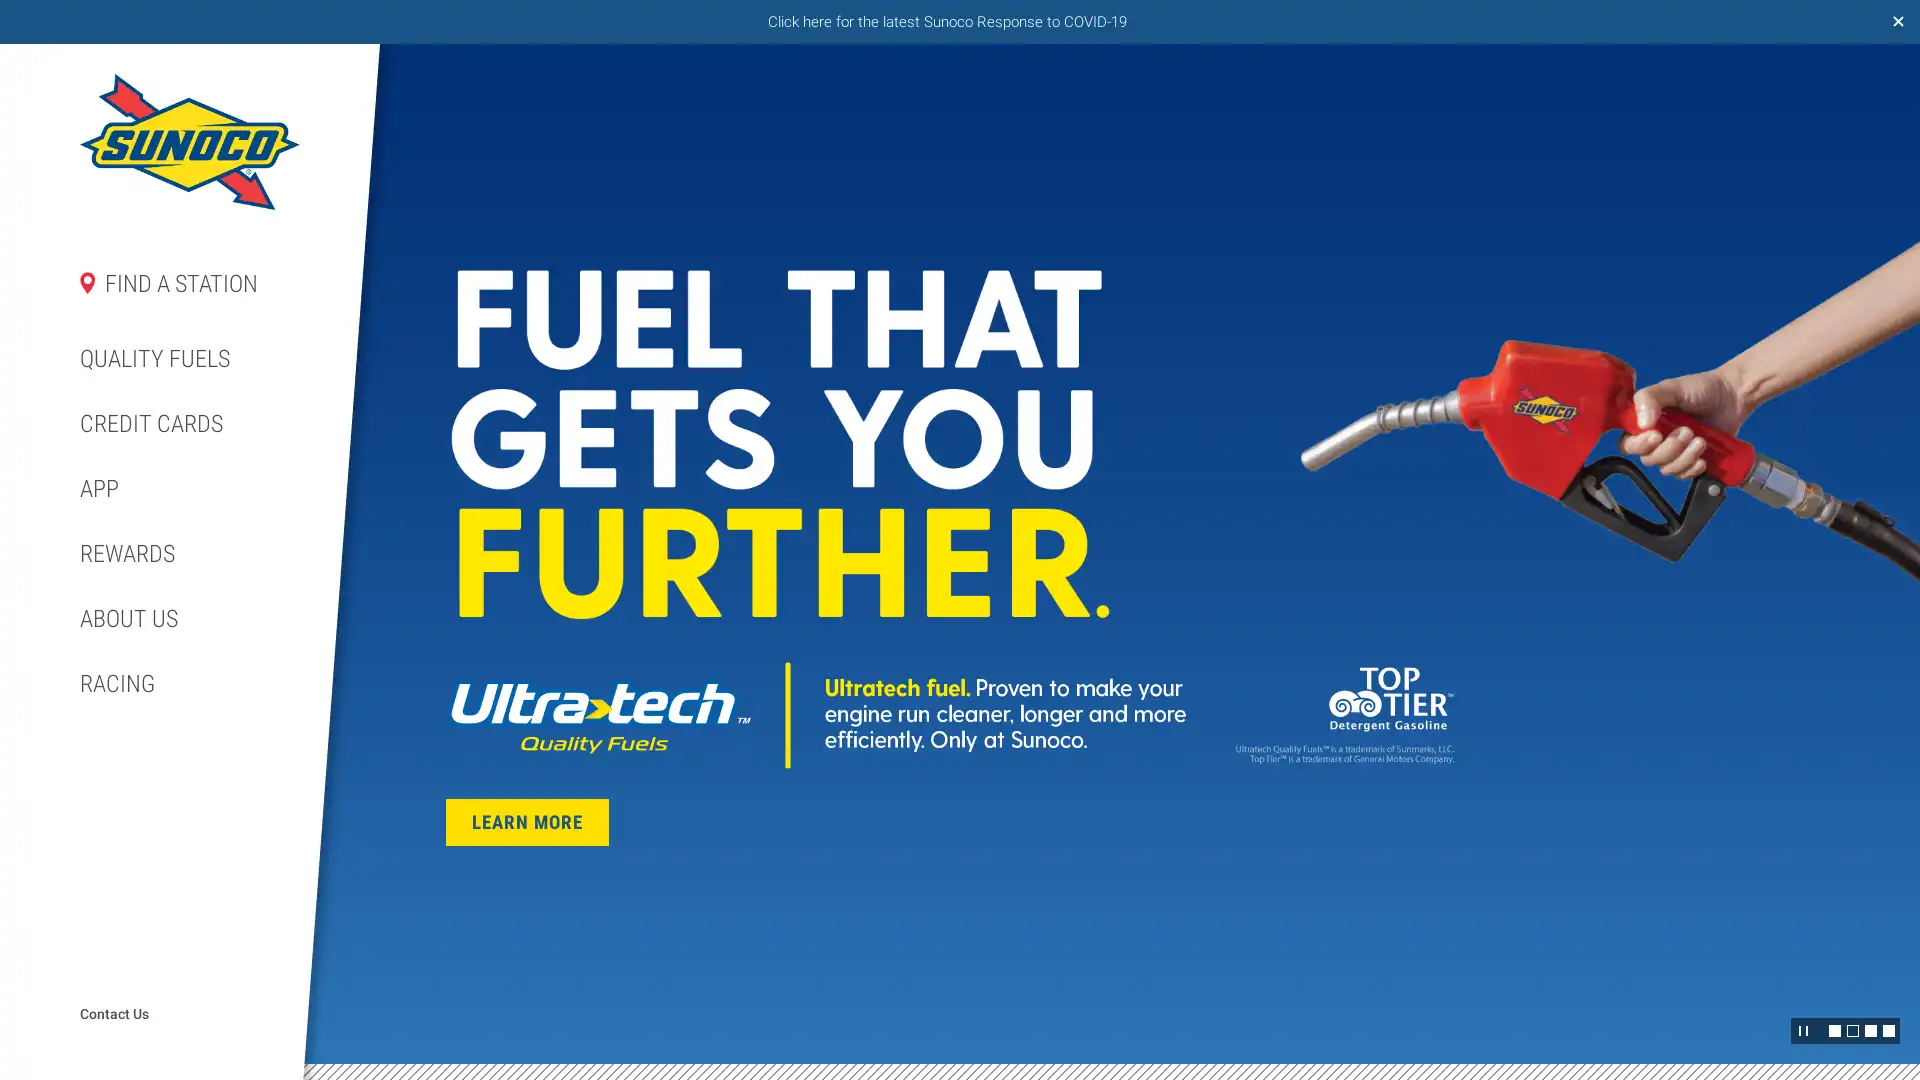 This screenshot has width=1920, height=1080. I want to click on Toggle Slideshow Playback, so click(1803, 1030).